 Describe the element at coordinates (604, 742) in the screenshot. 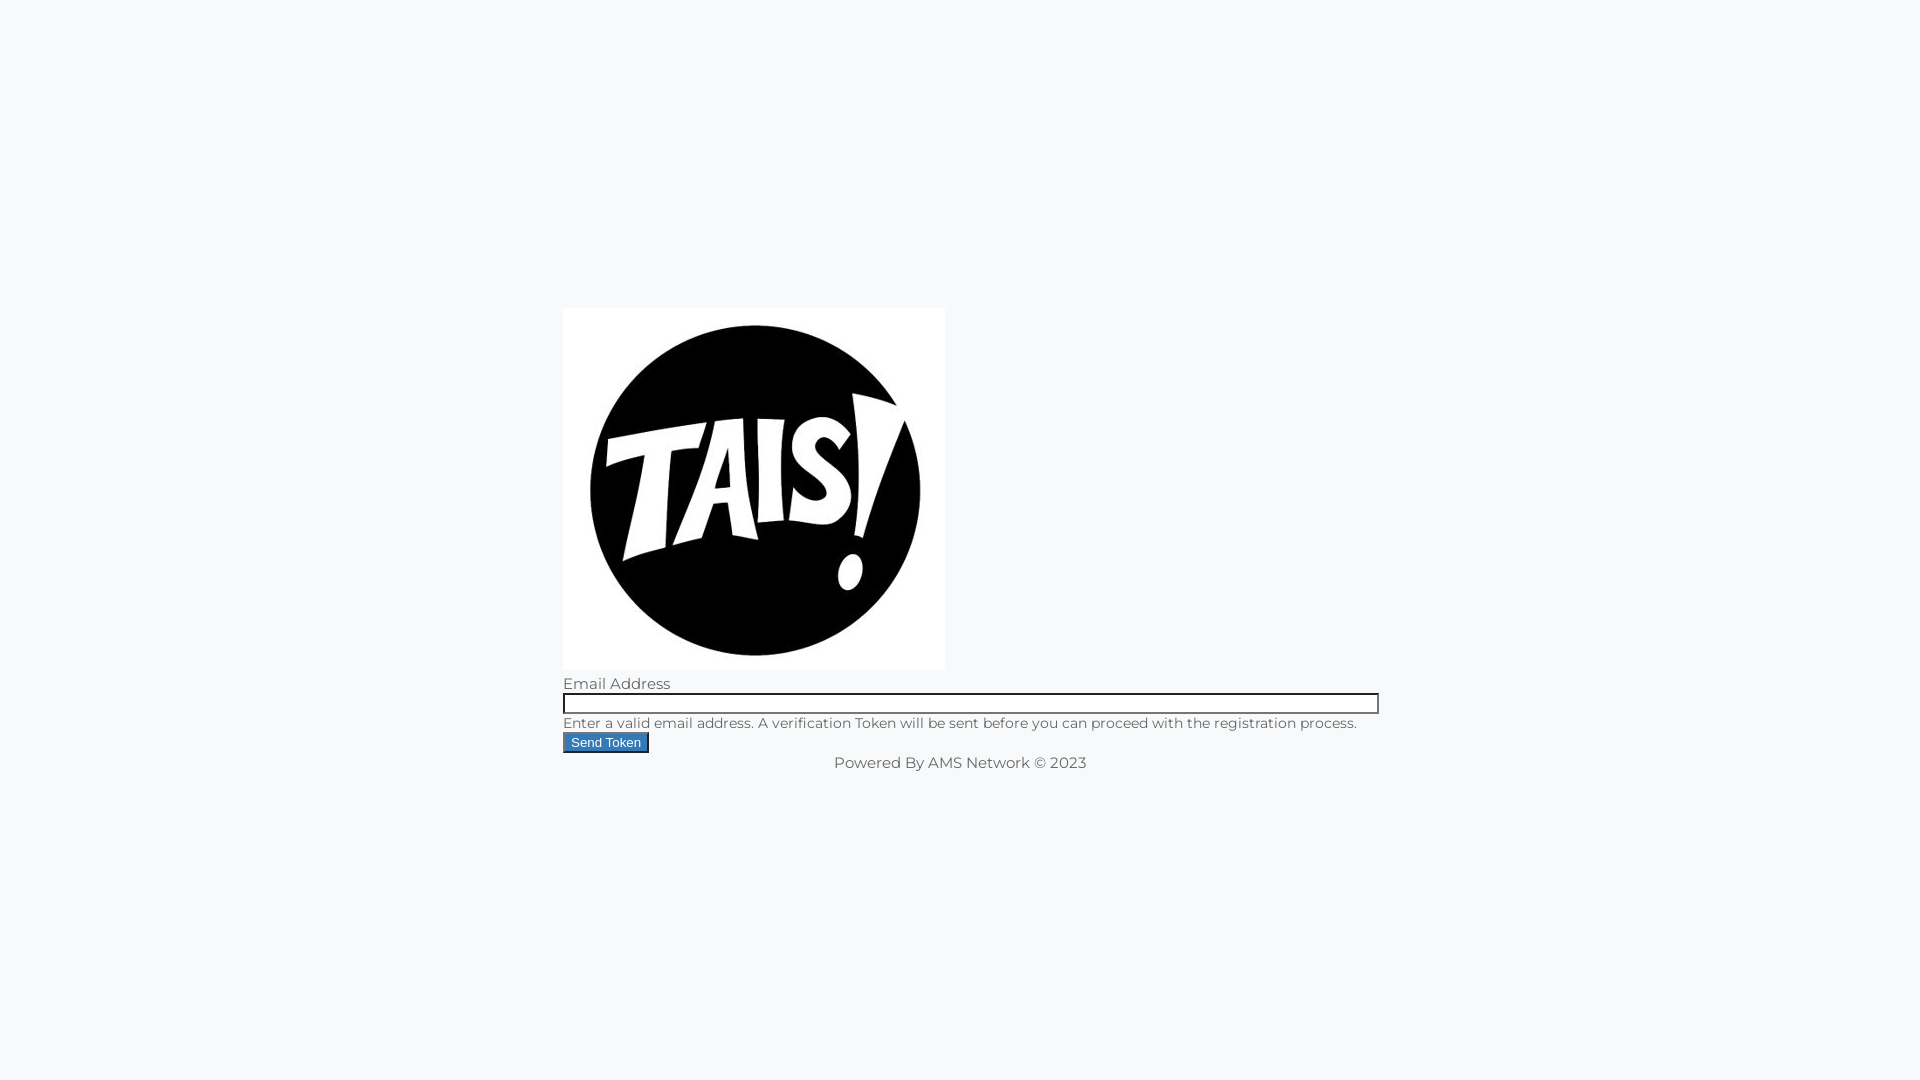

I see `'Send Token'` at that location.